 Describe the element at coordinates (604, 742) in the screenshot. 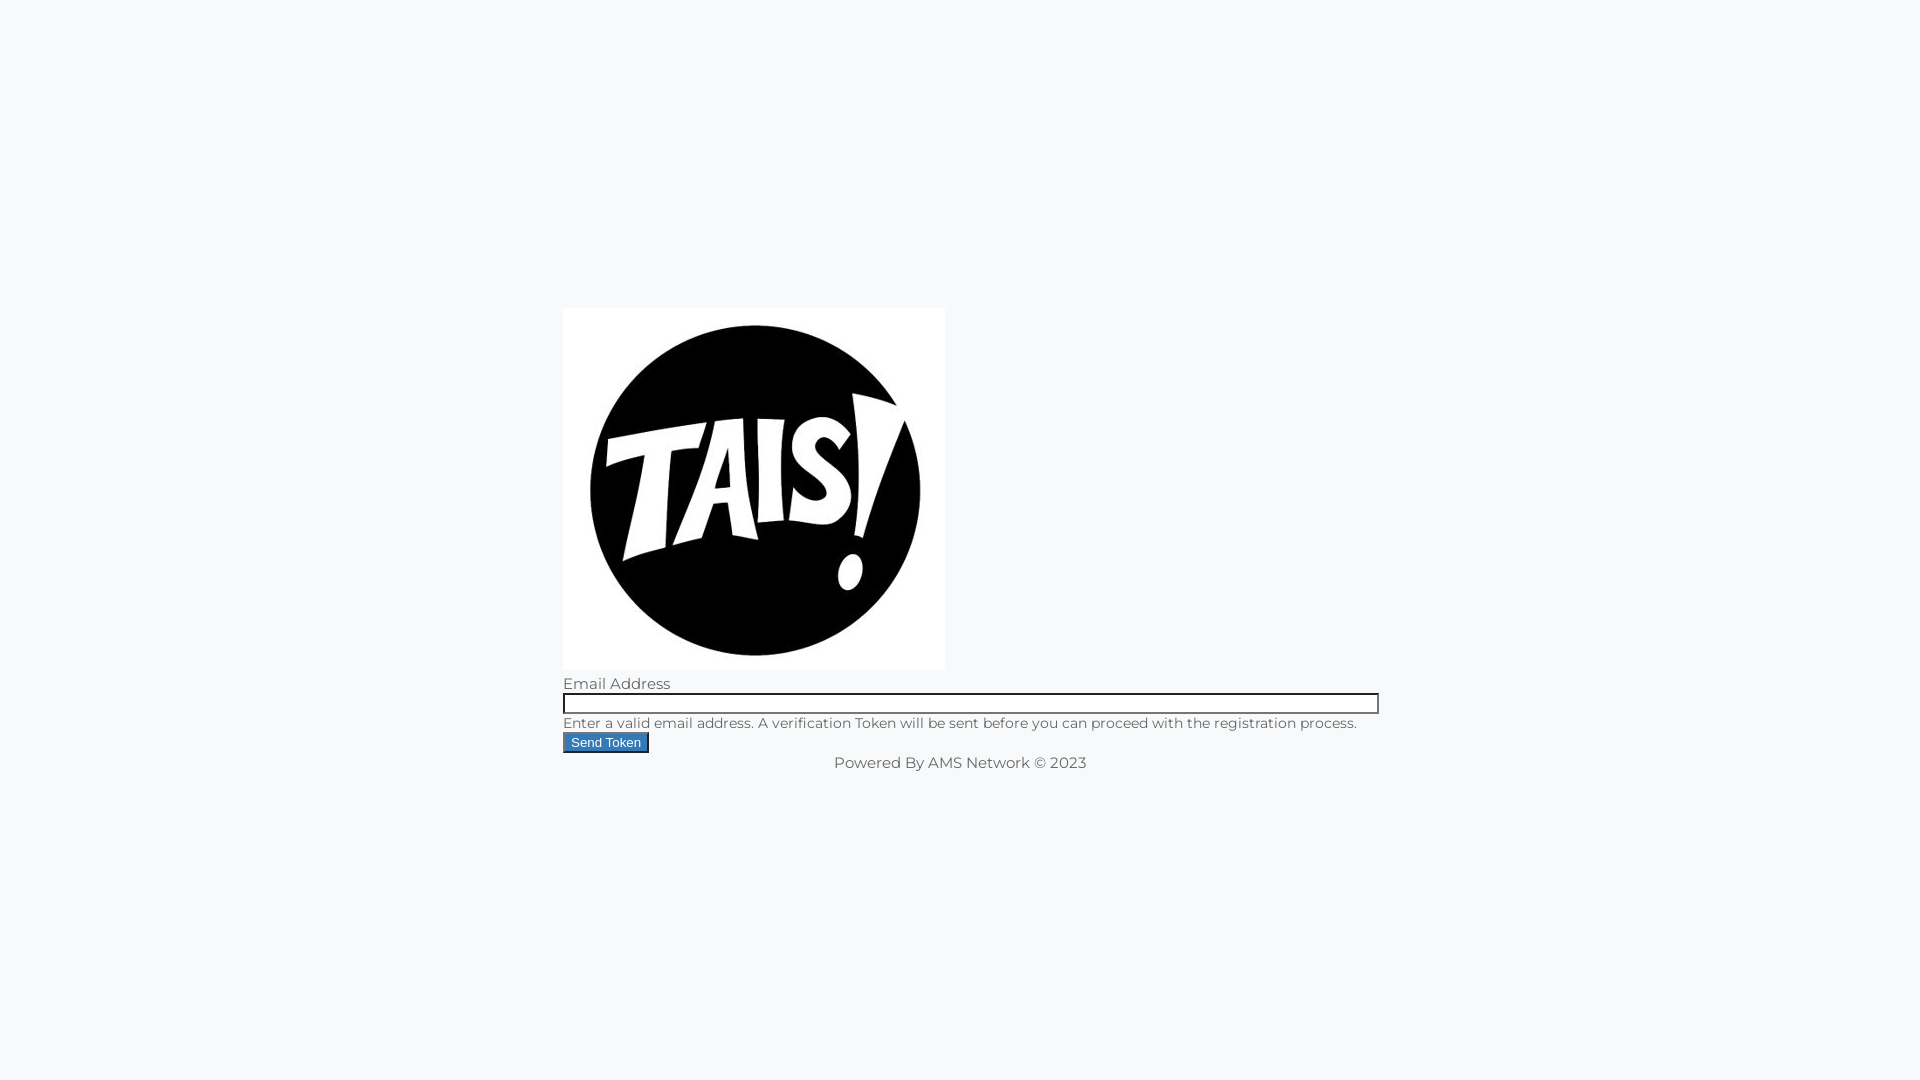

I see `'Send Token'` at that location.